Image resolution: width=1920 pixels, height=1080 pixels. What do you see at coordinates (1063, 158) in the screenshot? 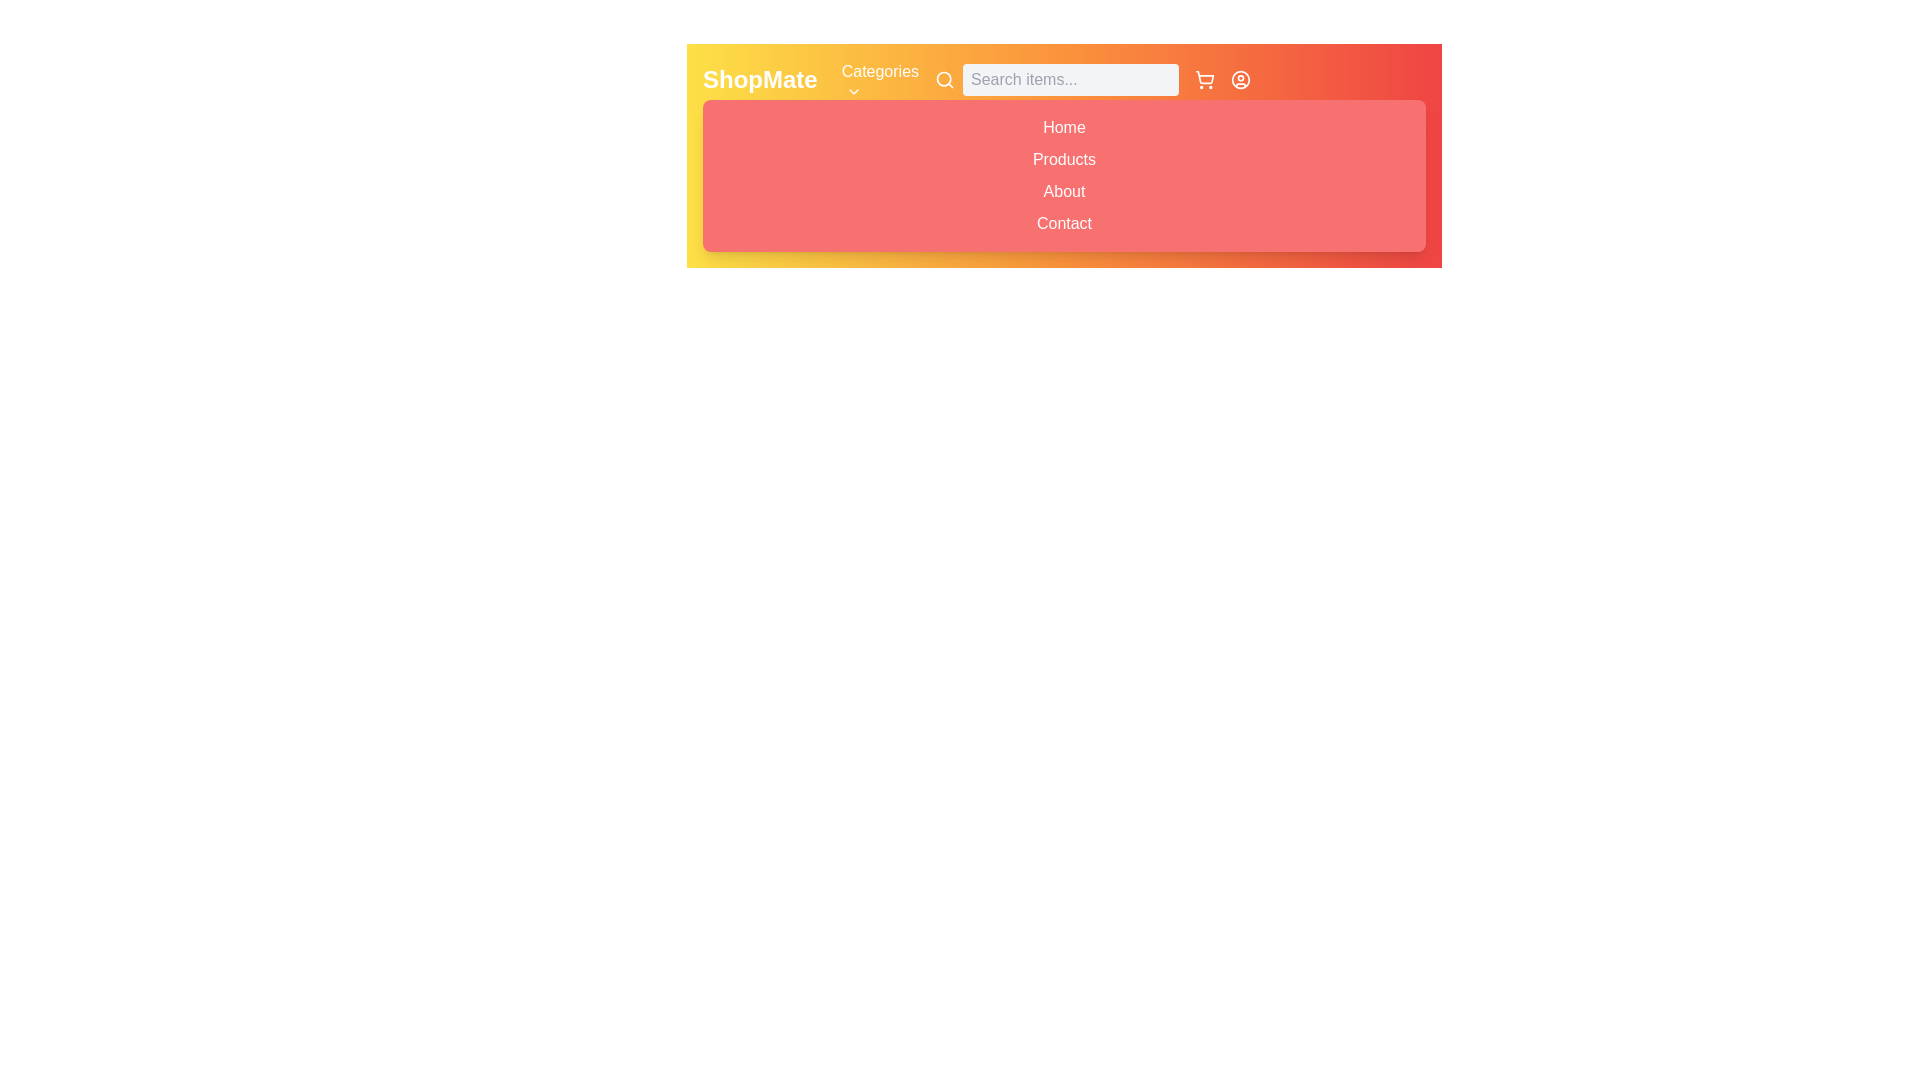
I see `the 'Products' hyperlink, the second entry in the vertical list below 'Home' and above 'About' and 'Contact'` at bounding box center [1063, 158].